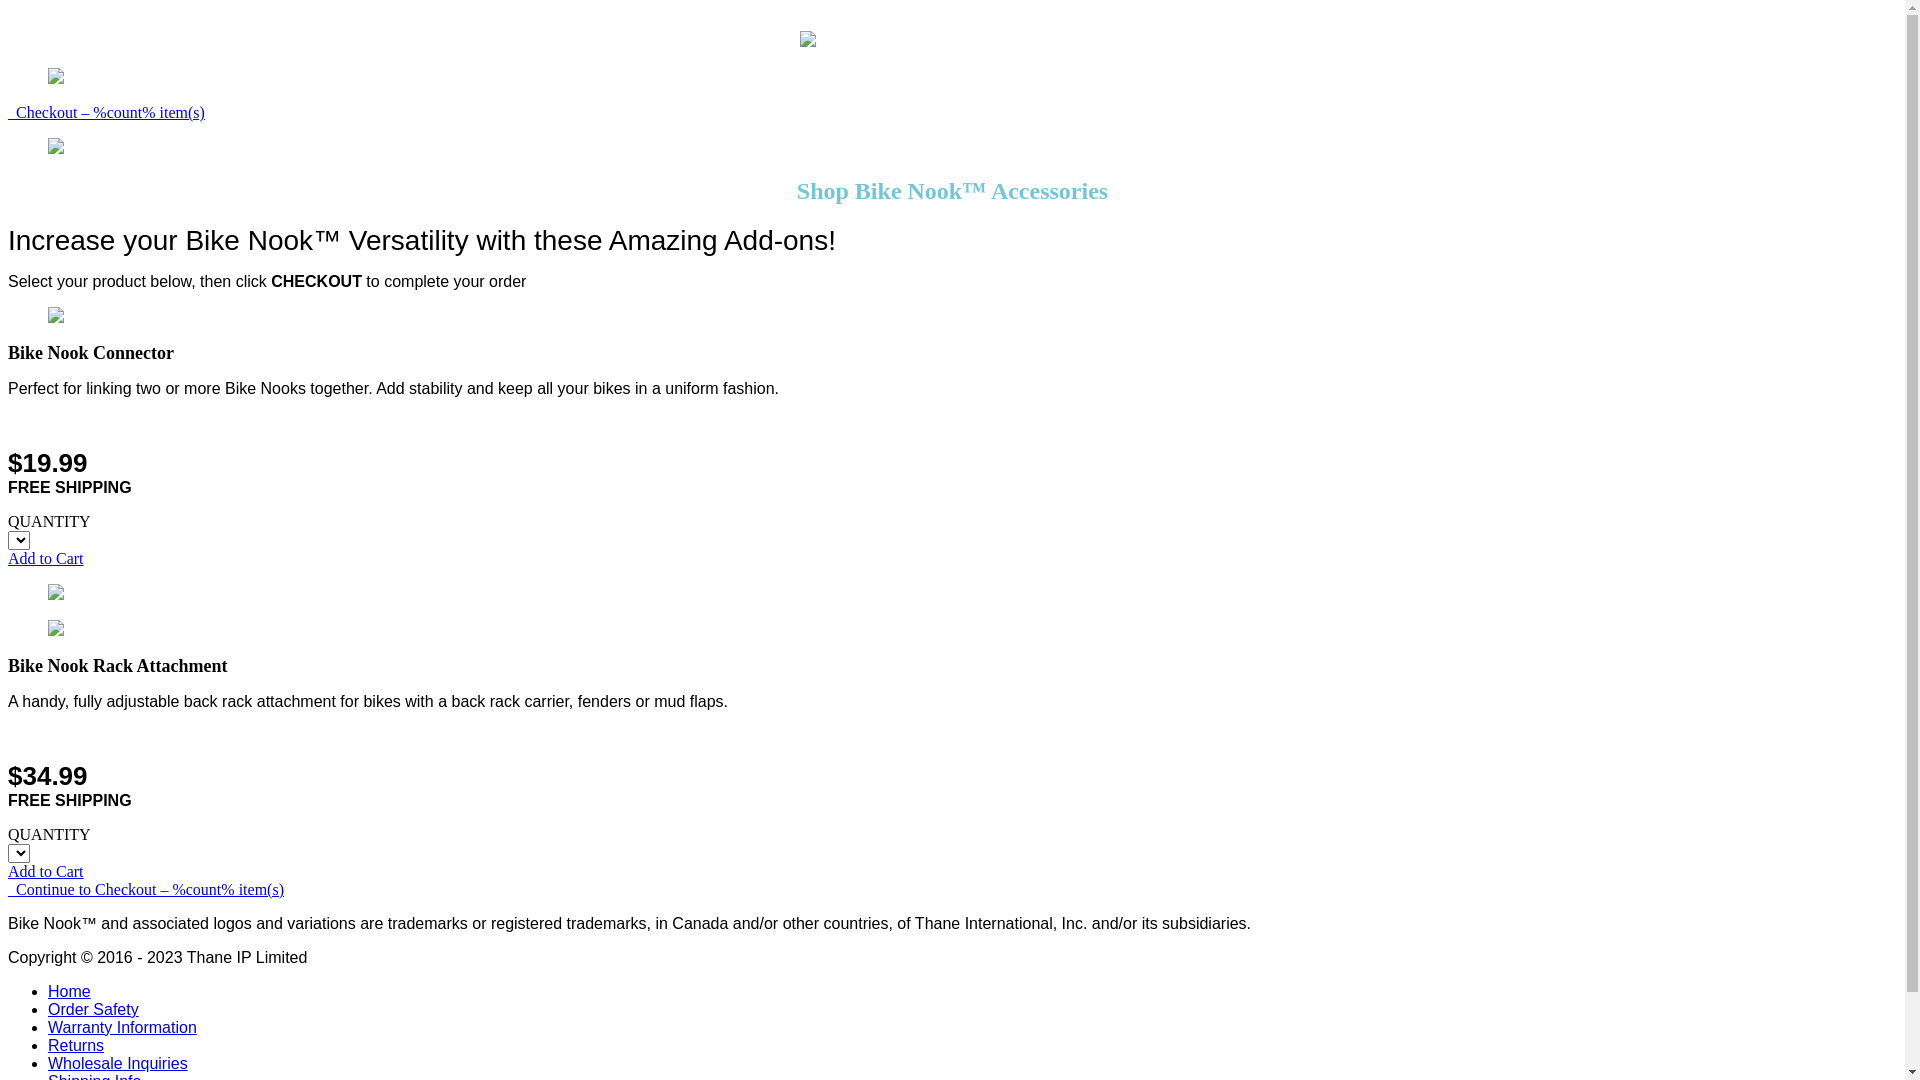  Describe the element at coordinates (46, 558) in the screenshot. I see `'Add to Cart'` at that location.